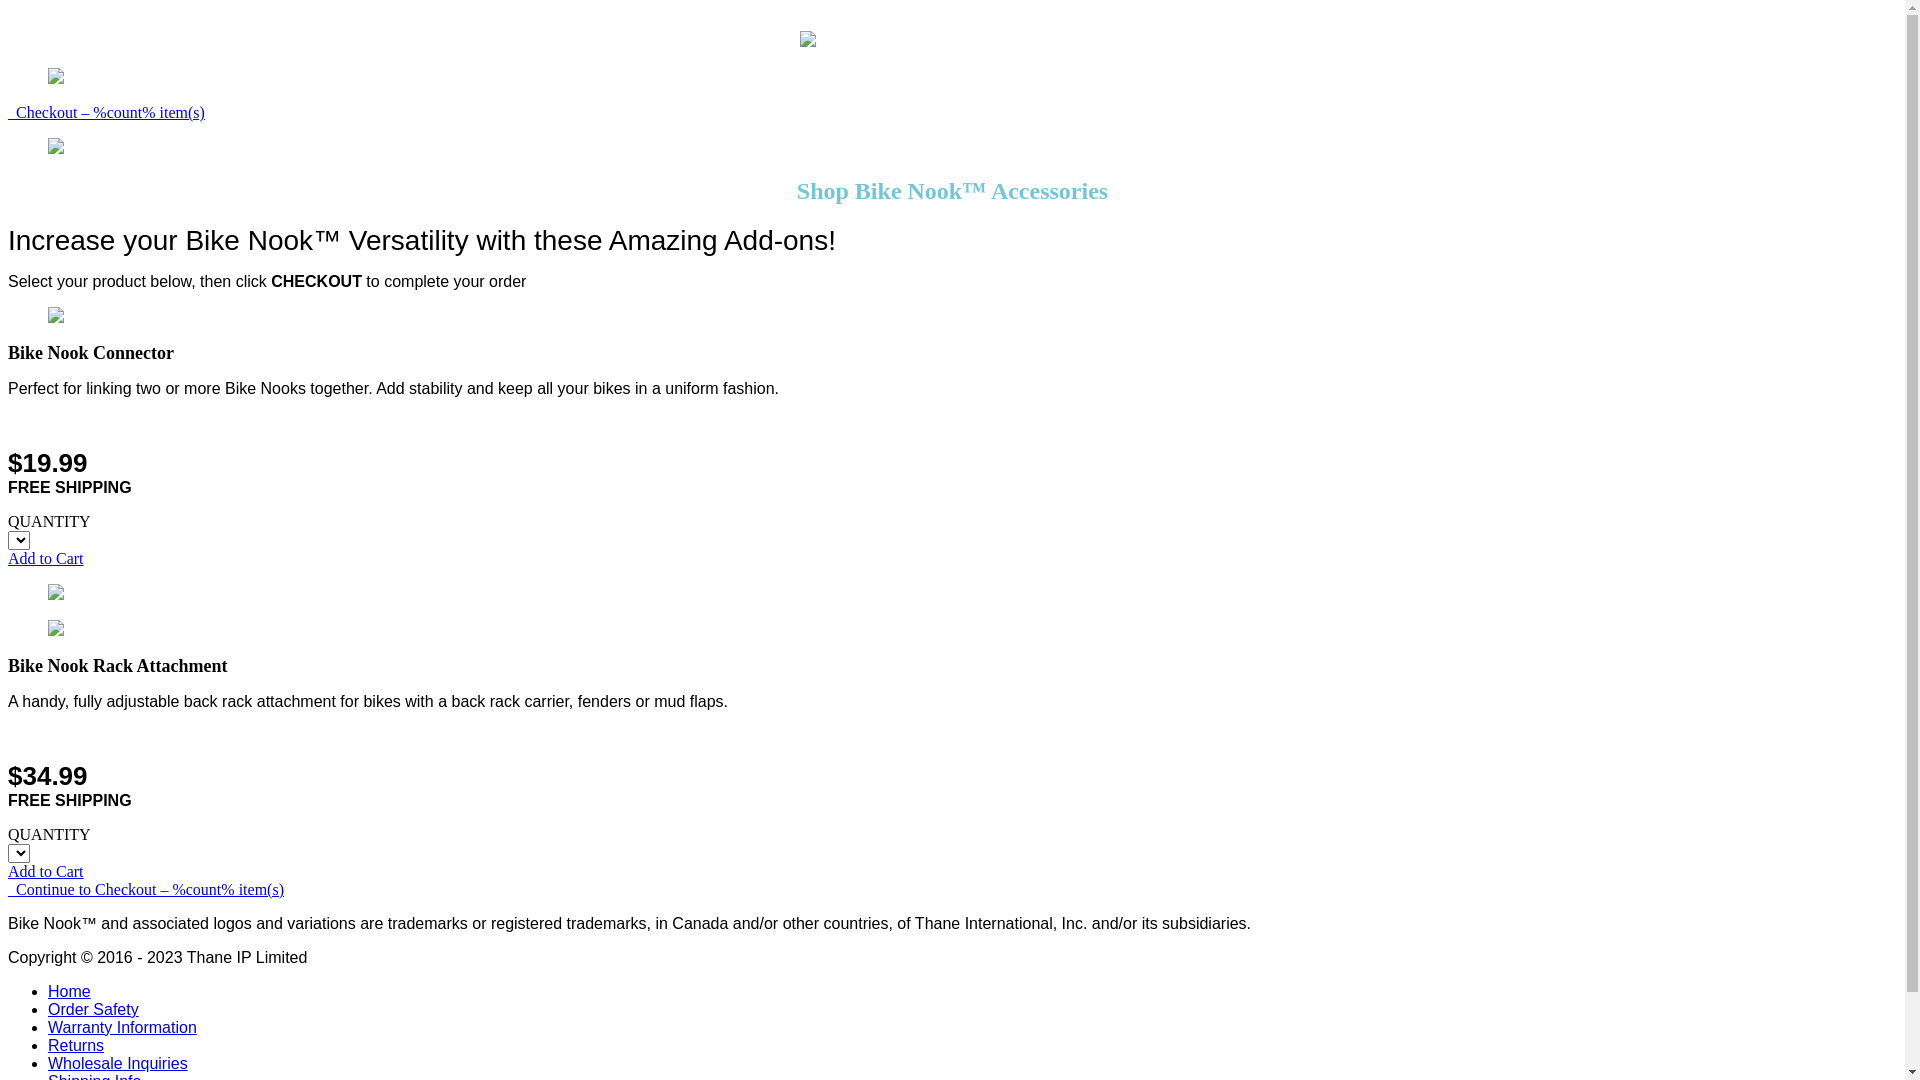  Describe the element at coordinates (46, 558) in the screenshot. I see `'Add to Cart'` at that location.